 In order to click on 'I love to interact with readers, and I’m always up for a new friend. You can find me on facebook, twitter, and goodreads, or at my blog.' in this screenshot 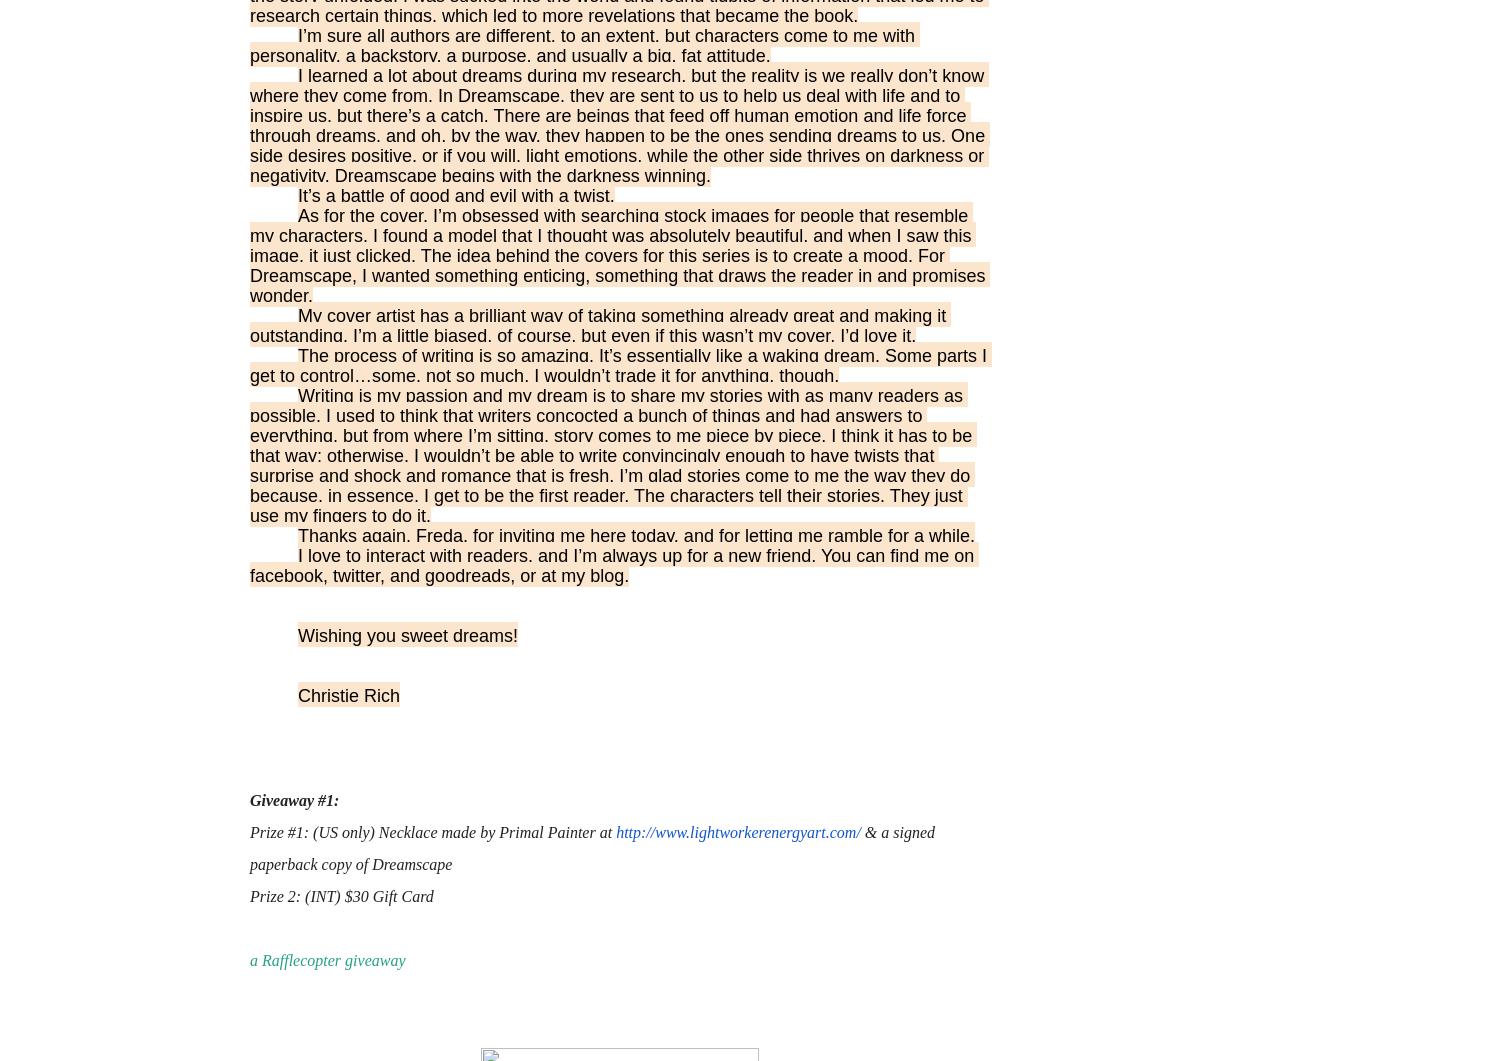, I will do `click(613, 565)`.